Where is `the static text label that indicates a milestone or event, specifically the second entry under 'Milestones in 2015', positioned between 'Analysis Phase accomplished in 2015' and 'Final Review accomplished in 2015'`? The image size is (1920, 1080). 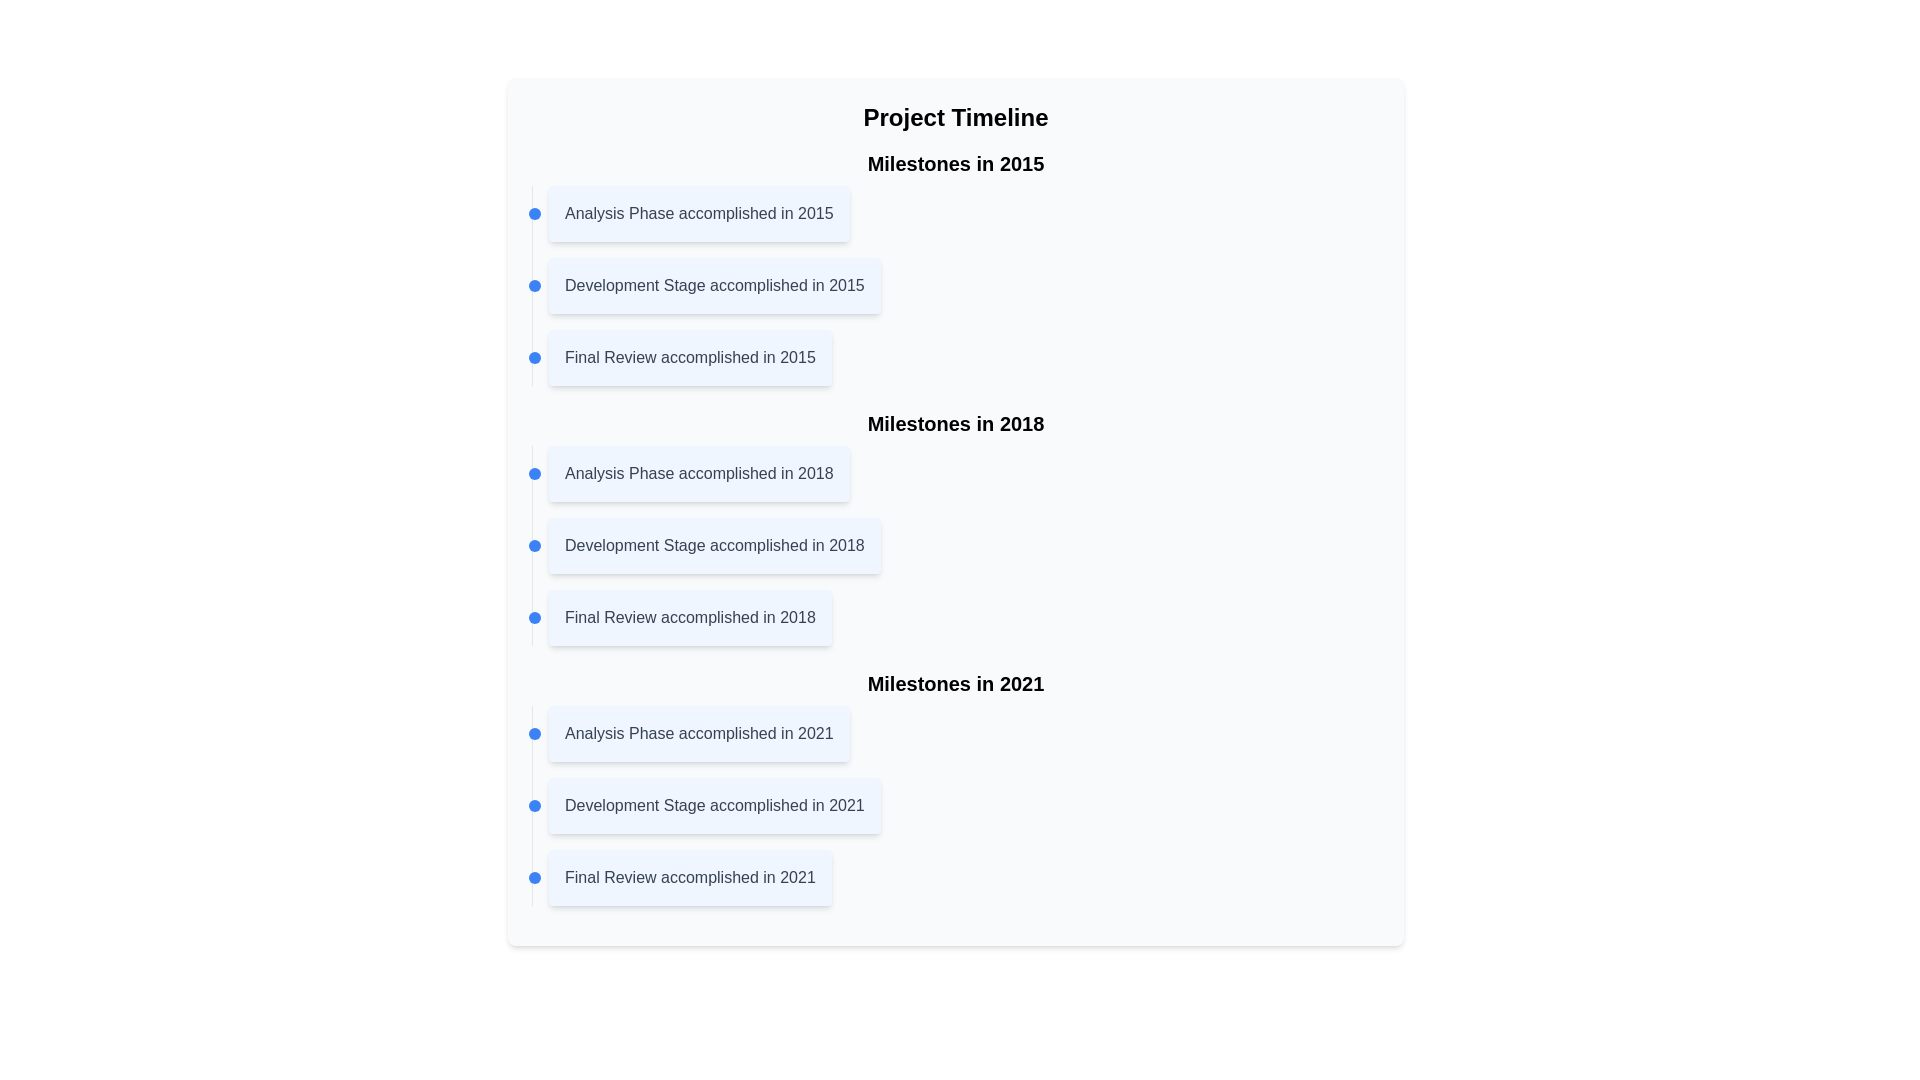 the static text label that indicates a milestone or event, specifically the second entry under 'Milestones in 2015', positioned between 'Analysis Phase accomplished in 2015' and 'Final Review accomplished in 2015' is located at coordinates (714, 285).